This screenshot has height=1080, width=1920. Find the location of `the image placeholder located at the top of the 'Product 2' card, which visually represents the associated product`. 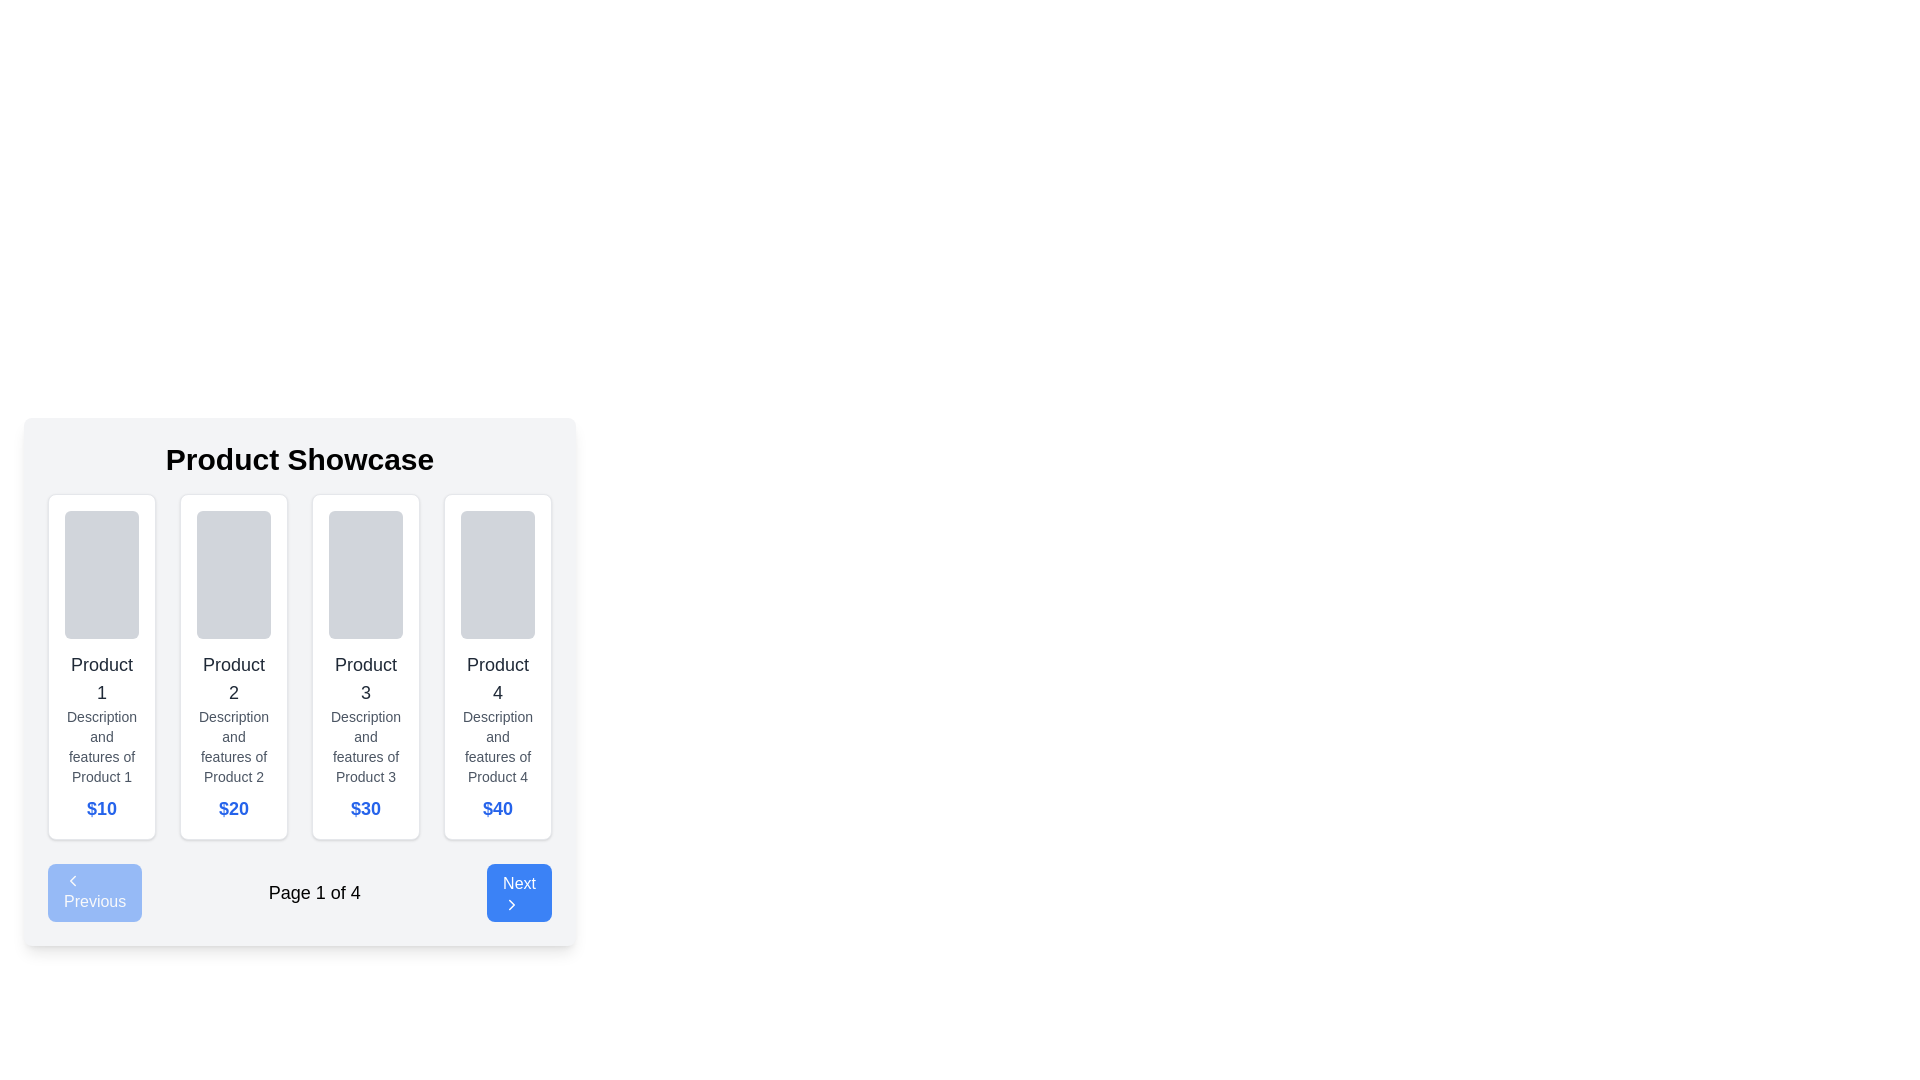

the image placeholder located at the top of the 'Product 2' card, which visually represents the associated product is located at coordinates (234, 574).